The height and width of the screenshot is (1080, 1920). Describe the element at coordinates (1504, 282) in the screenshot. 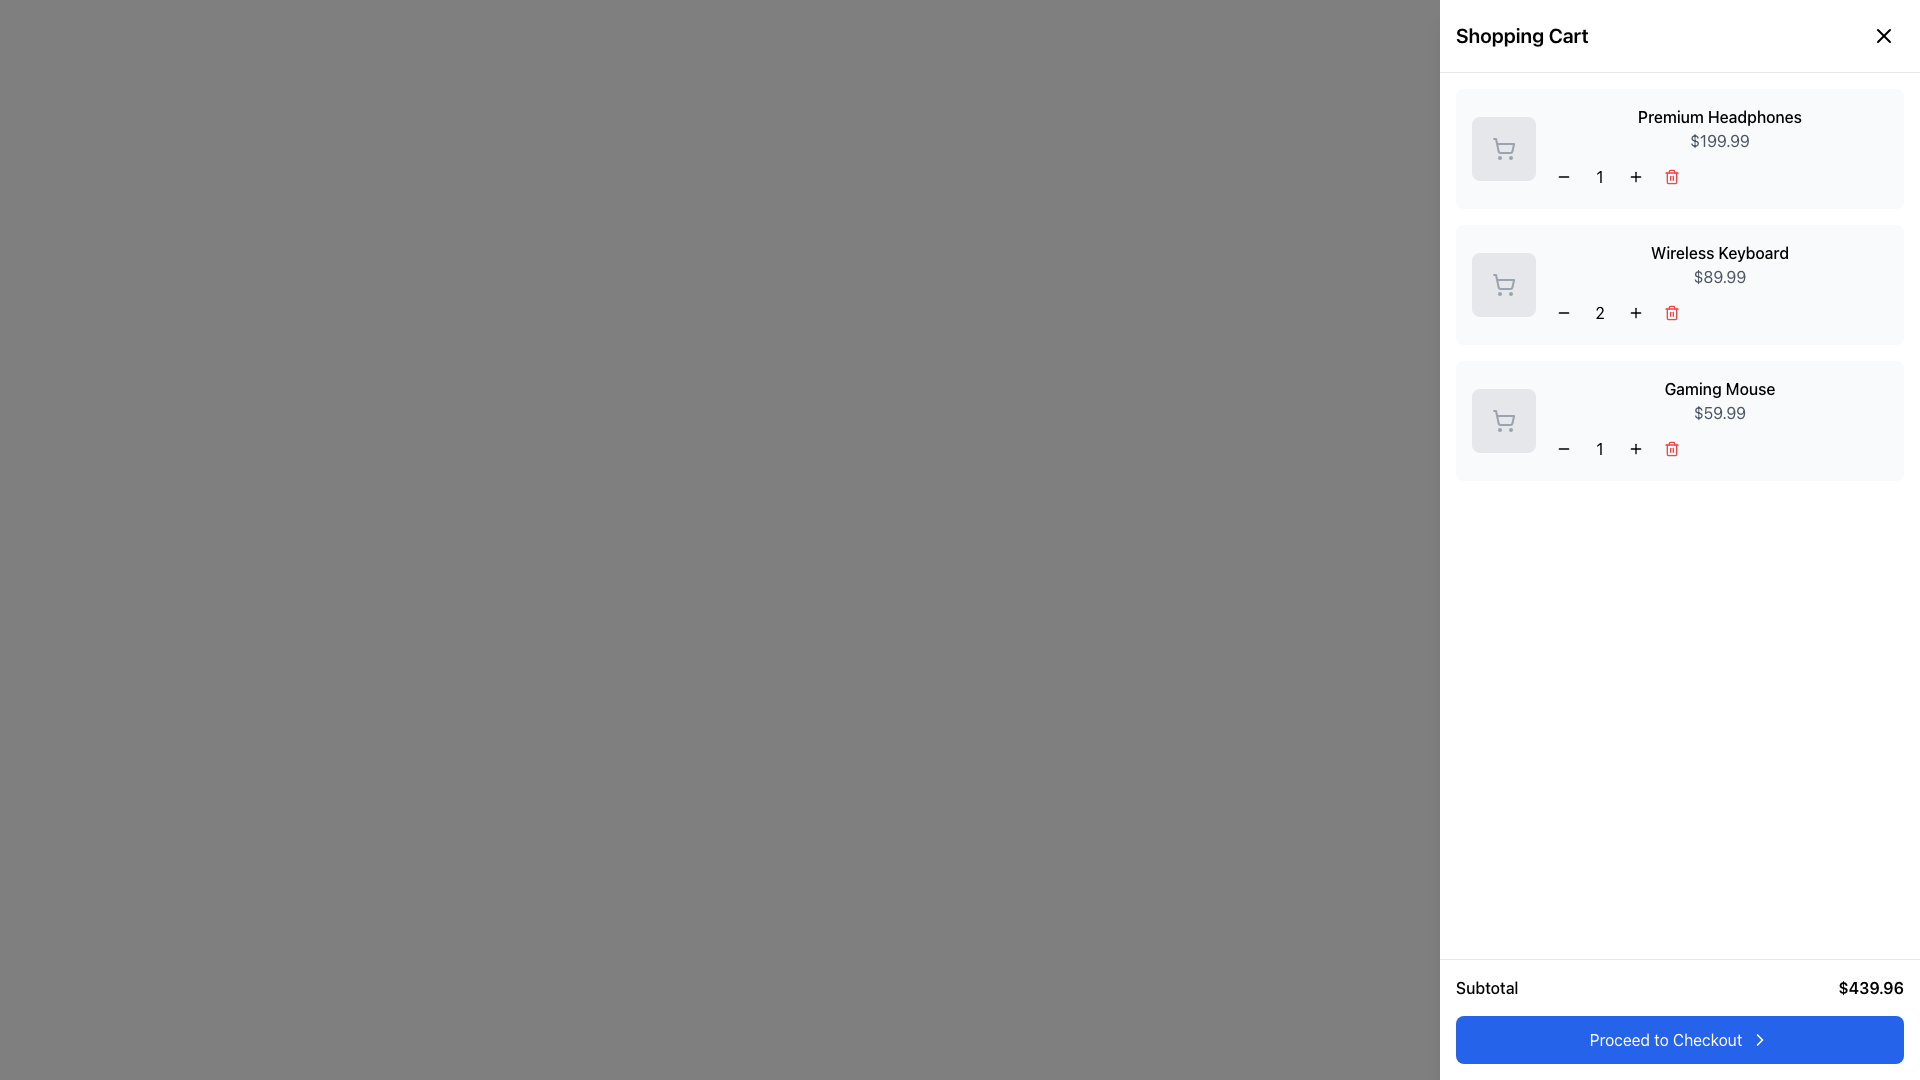

I see `the shopping cart icon located to the left of the 'Wireless Keyboard' entry in the shopping cart list` at that location.